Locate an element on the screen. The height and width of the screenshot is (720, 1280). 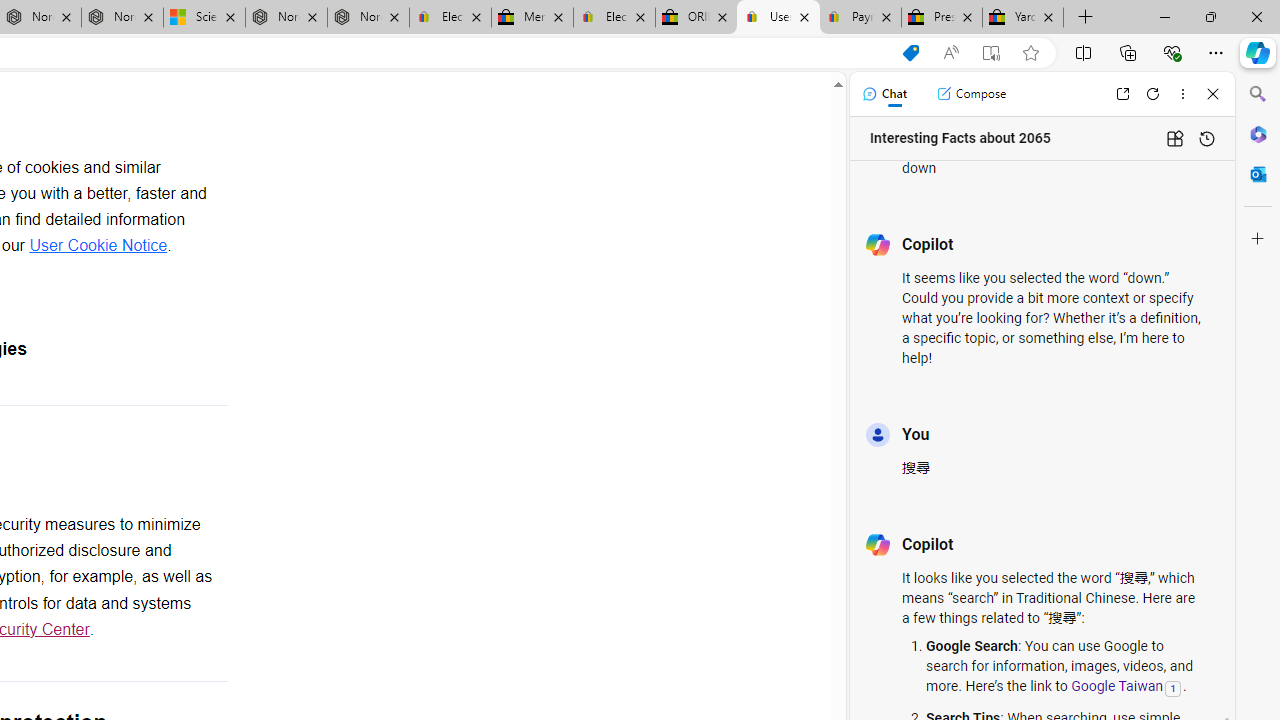
'Press Room - eBay Inc.' is located at coordinates (941, 17).